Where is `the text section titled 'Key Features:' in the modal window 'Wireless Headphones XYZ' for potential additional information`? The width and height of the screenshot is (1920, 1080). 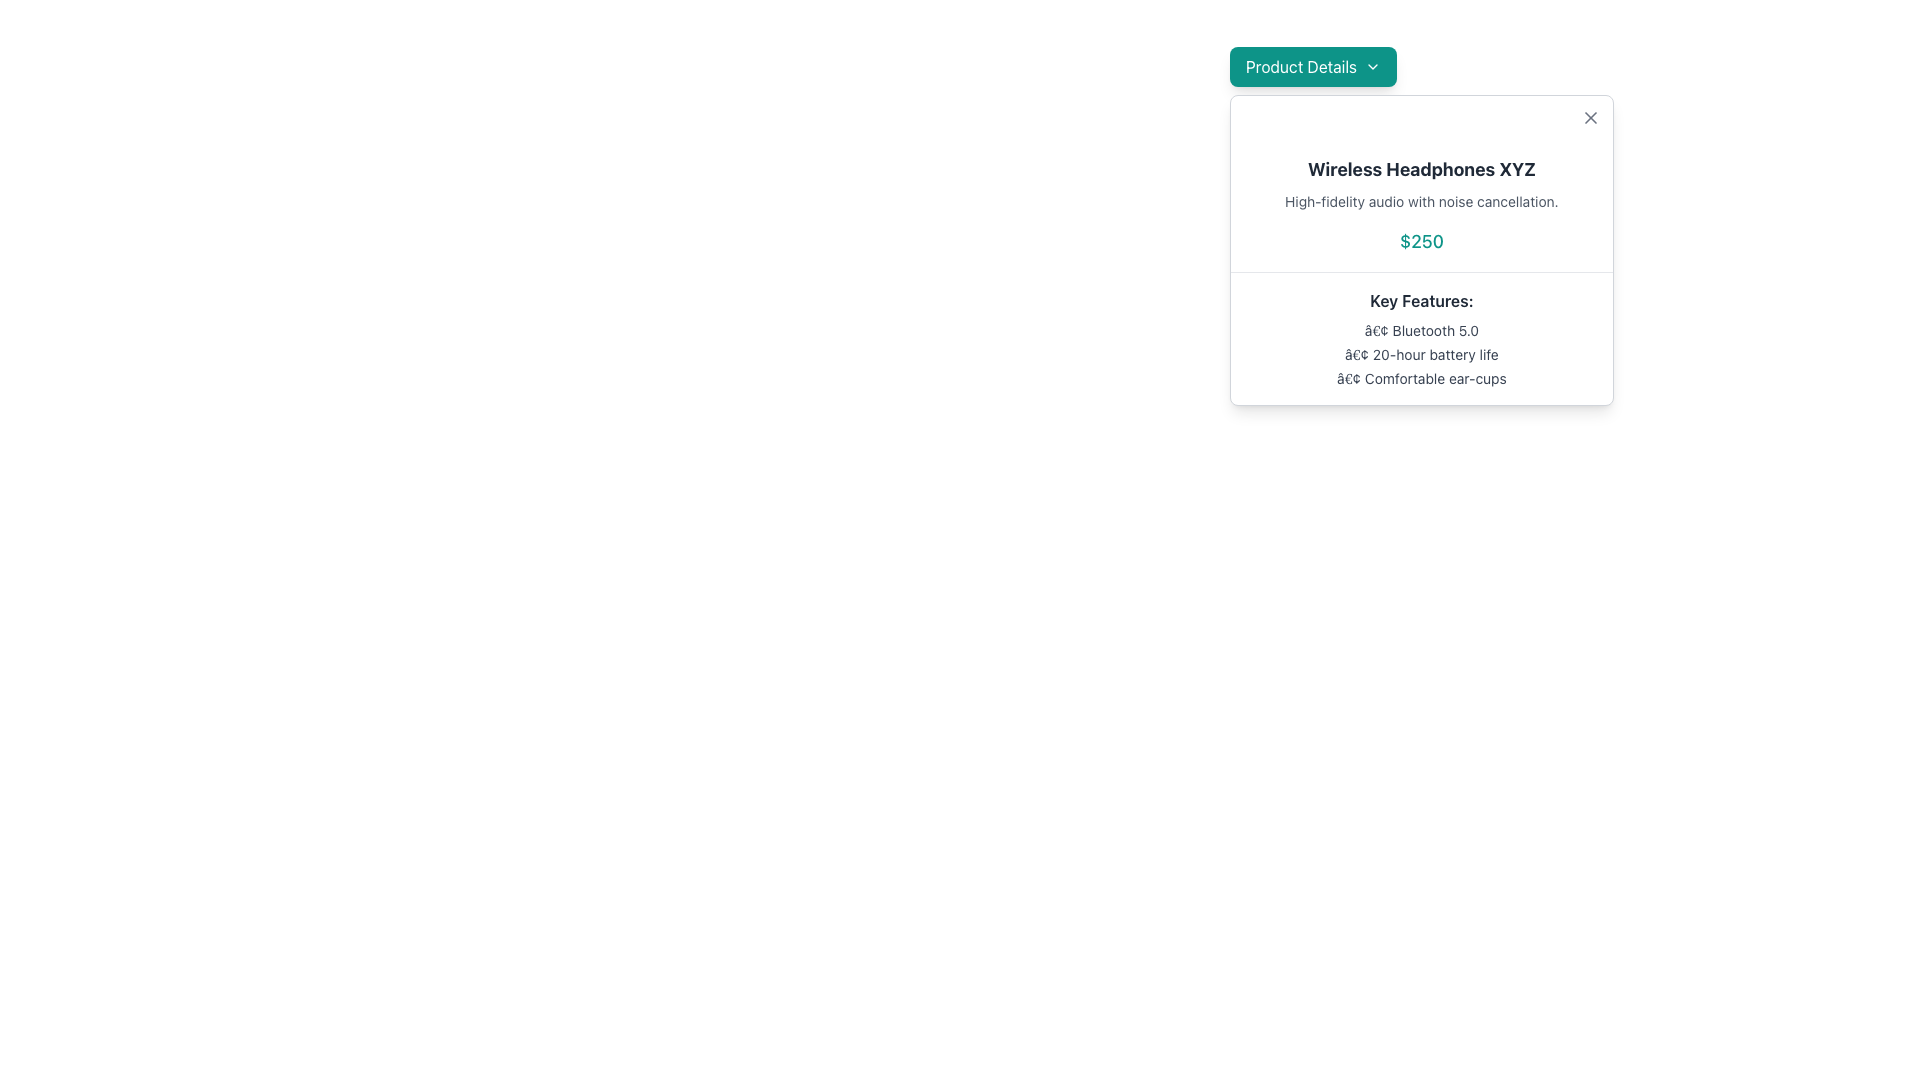 the text section titled 'Key Features:' in the modal window 'Wireless Headphones XYZ' for potential additional information is located at coordinates (1420, 338).